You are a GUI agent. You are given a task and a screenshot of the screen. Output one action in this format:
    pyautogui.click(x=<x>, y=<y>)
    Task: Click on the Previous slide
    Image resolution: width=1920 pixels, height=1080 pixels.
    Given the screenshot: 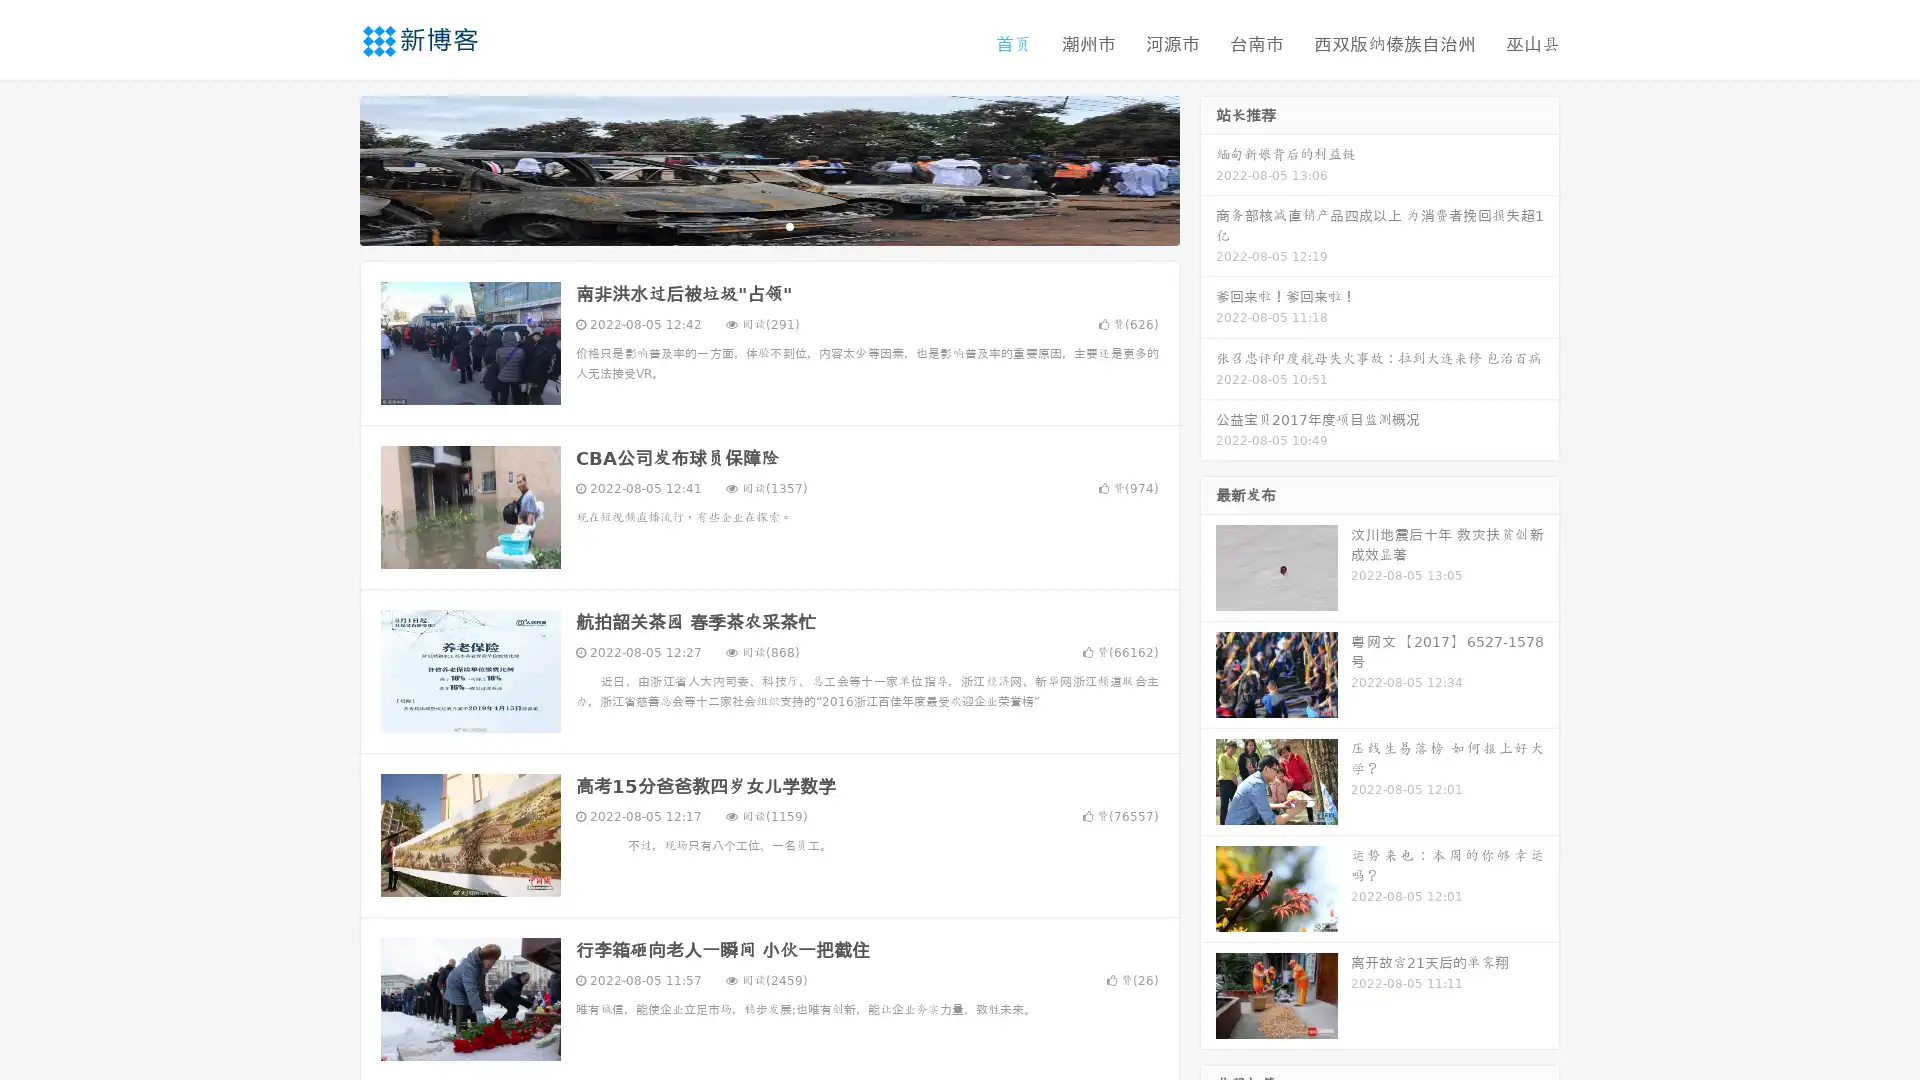 What is the action you would take?
    pyautogui.click(x=330, y=168)
    